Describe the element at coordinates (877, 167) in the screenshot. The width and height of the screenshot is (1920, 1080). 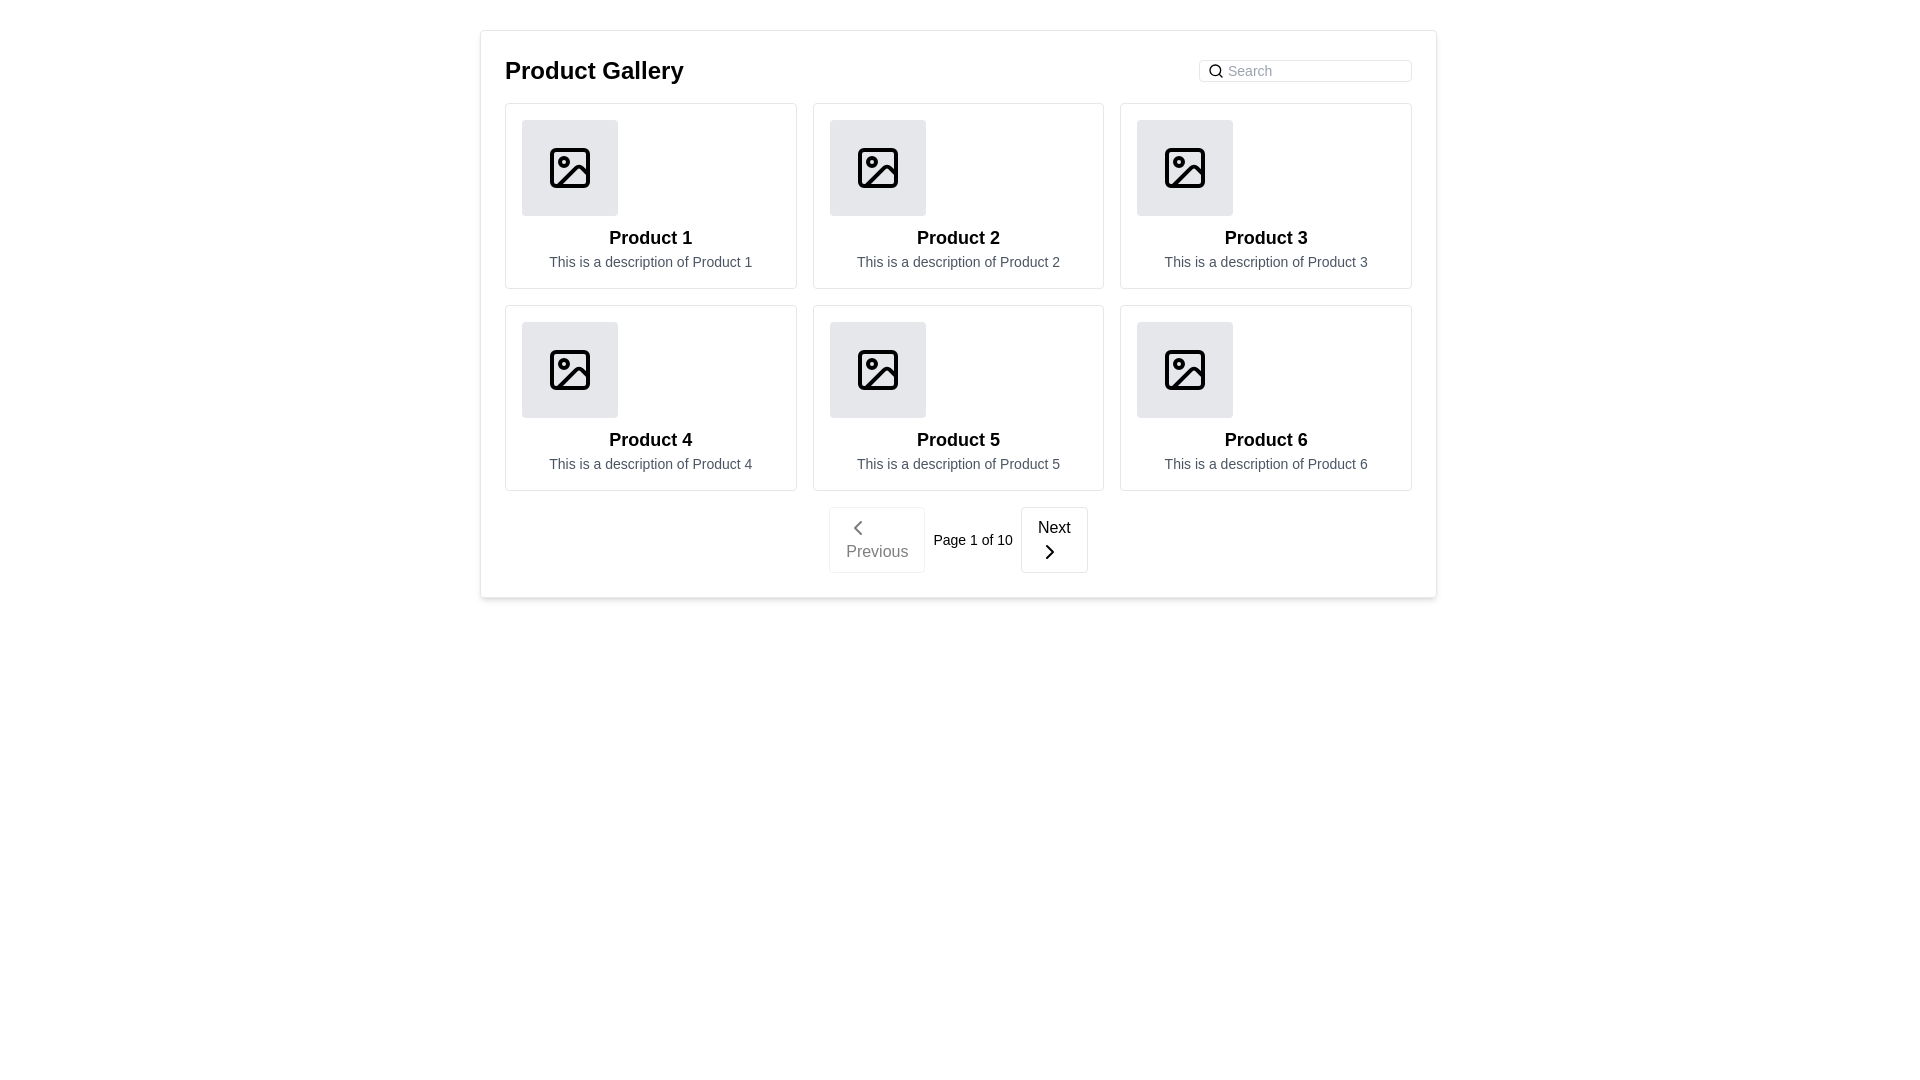
I see `the SVG rectangle with rounded corners located in the top-left section of the image placeholder icon within the second product card under the header 'Product 2'` at that location.